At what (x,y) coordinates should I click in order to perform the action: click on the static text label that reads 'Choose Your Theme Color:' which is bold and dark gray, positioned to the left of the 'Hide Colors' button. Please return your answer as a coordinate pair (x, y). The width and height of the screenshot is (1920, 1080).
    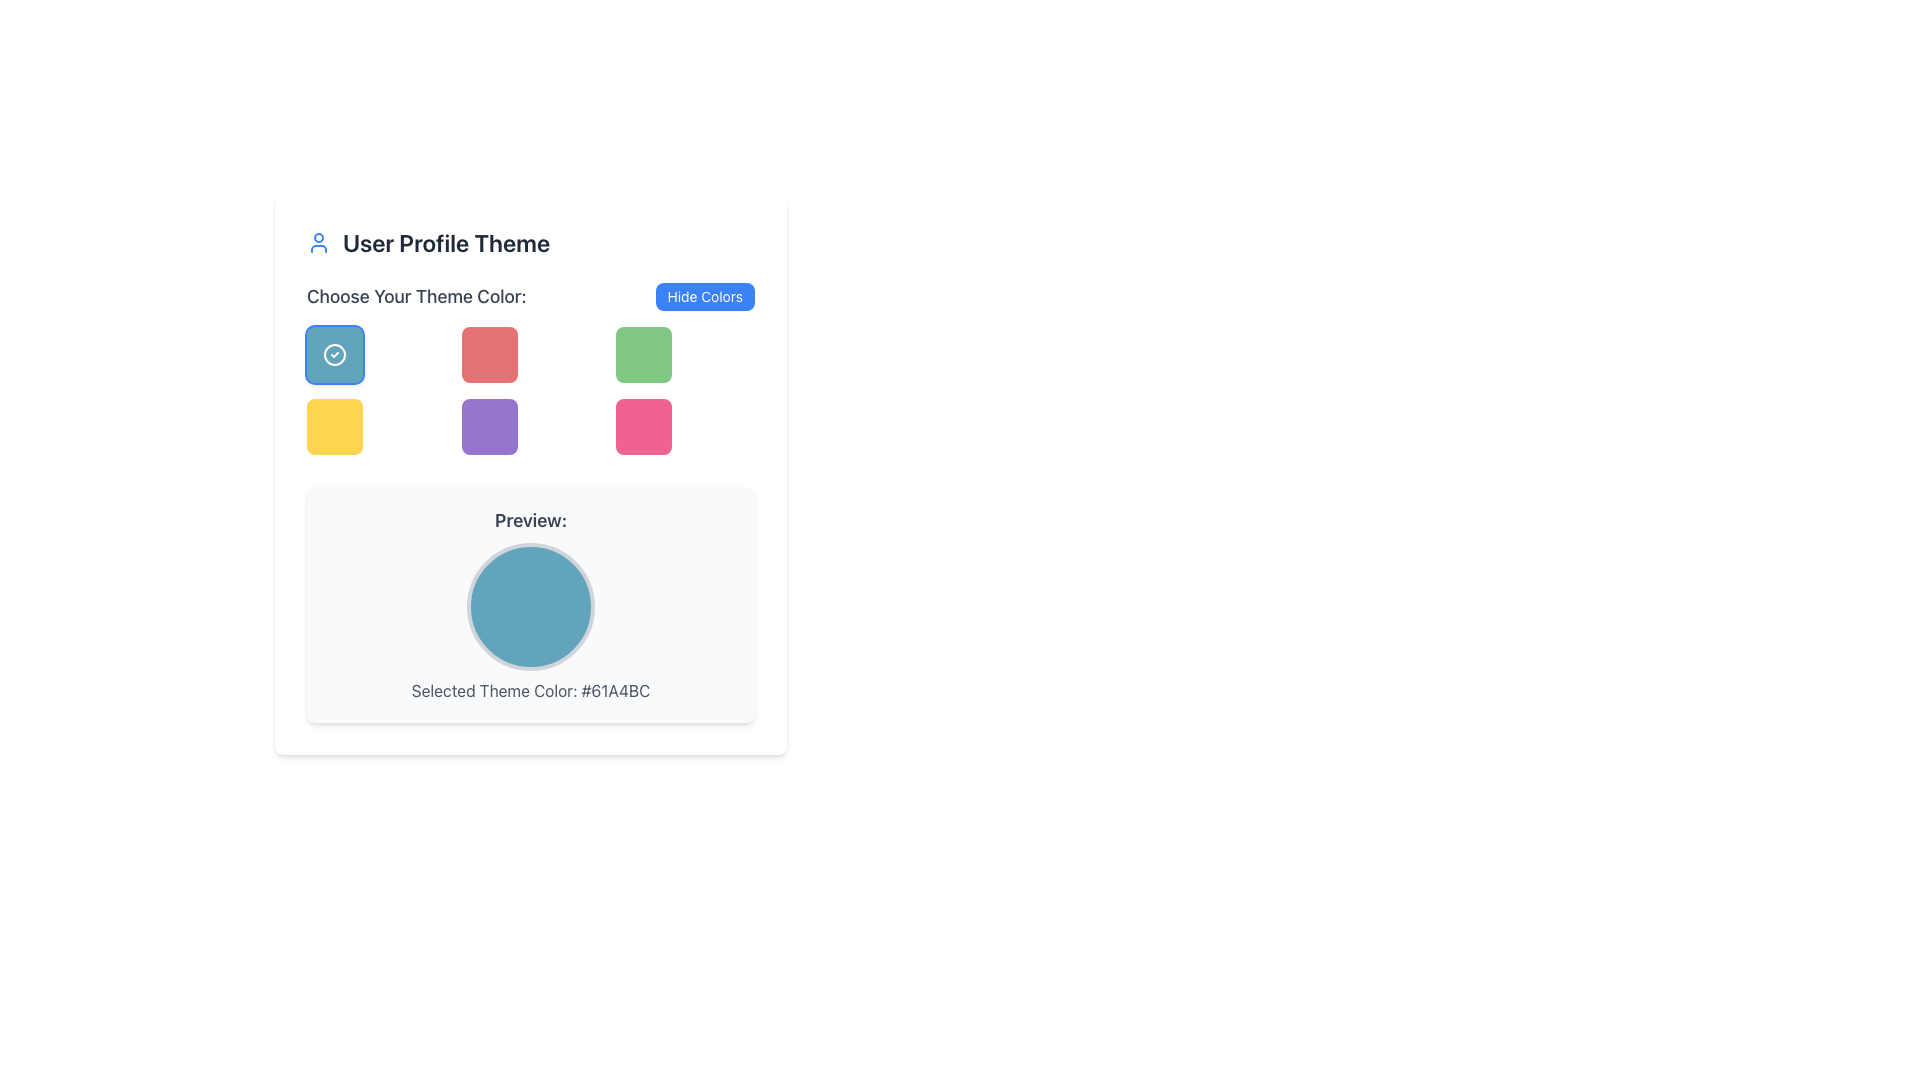
    Looking at the image, I should click on (415, 297).